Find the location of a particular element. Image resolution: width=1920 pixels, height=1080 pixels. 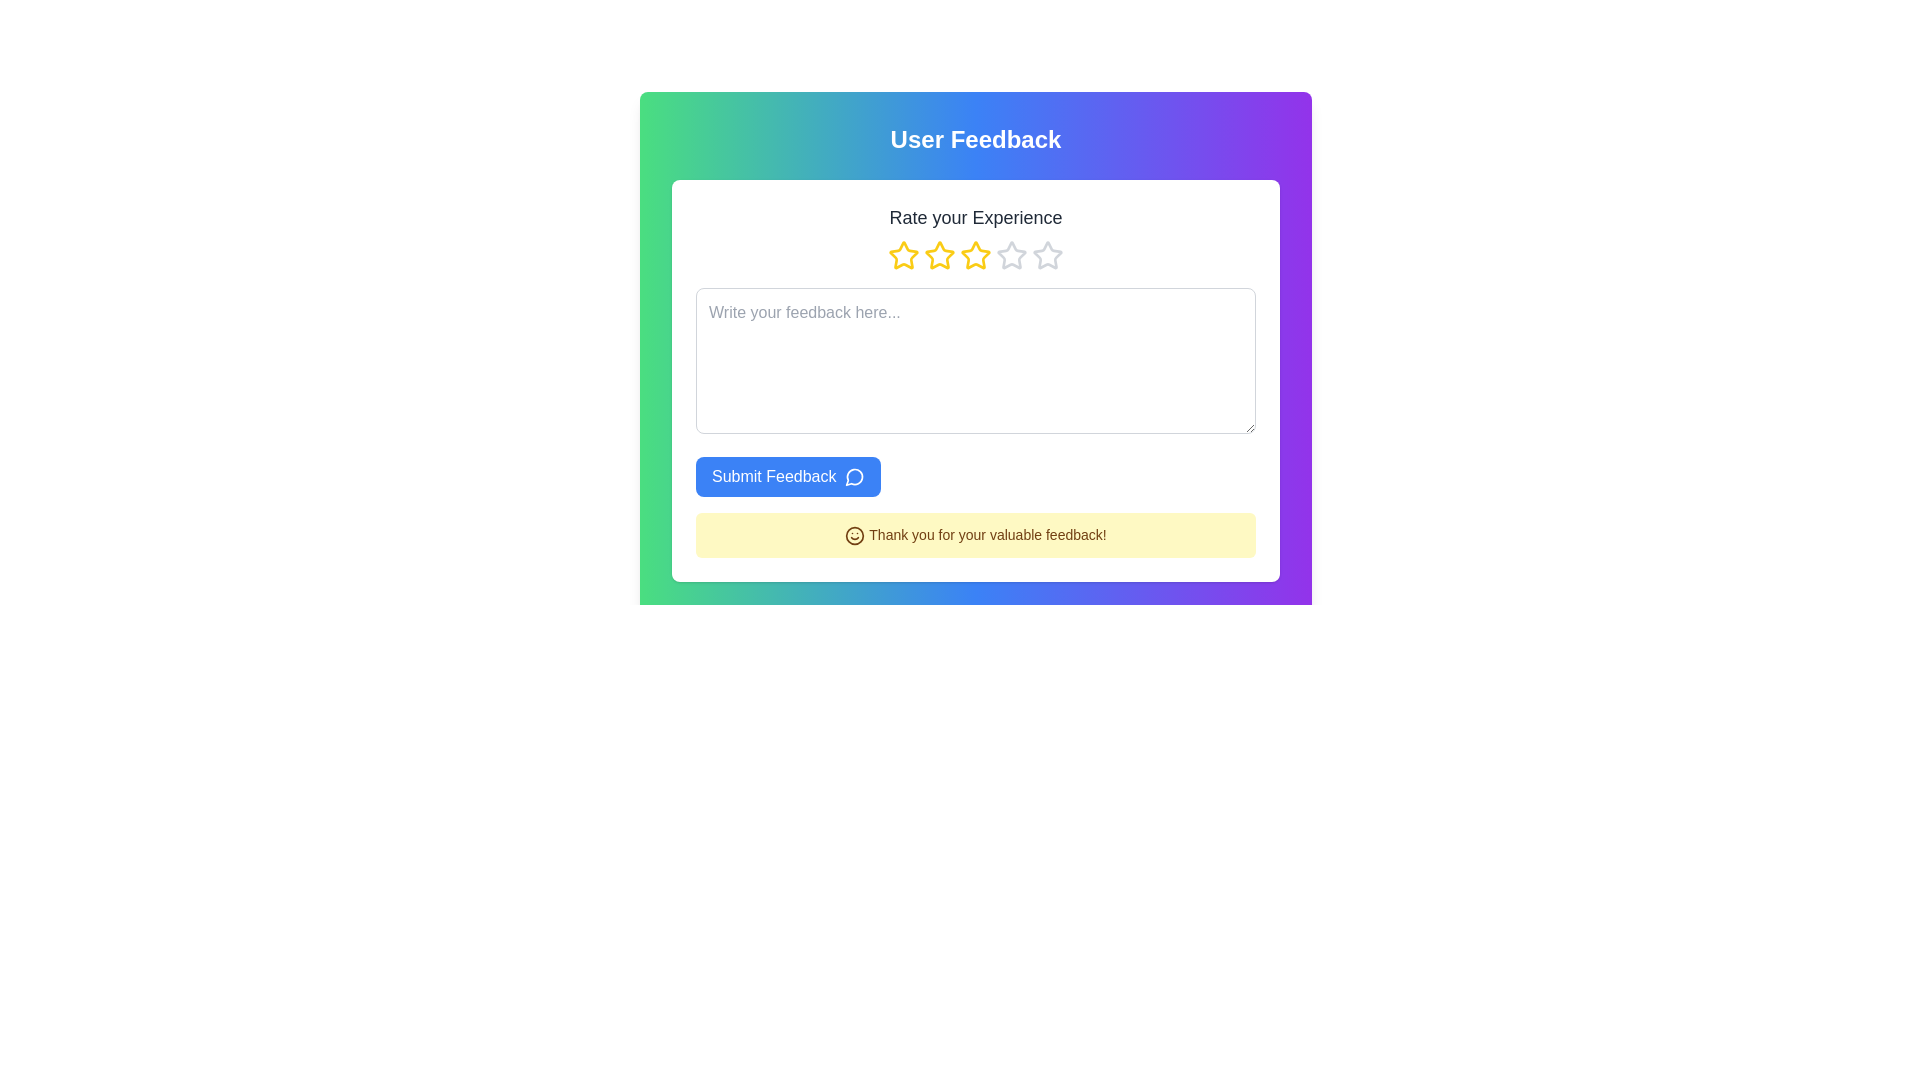

the fourth star icon in the row of rating stars, which is styled in gray and has a hollow center, in the 'Rate your Experience' section is located at coordinates (1046, 254).